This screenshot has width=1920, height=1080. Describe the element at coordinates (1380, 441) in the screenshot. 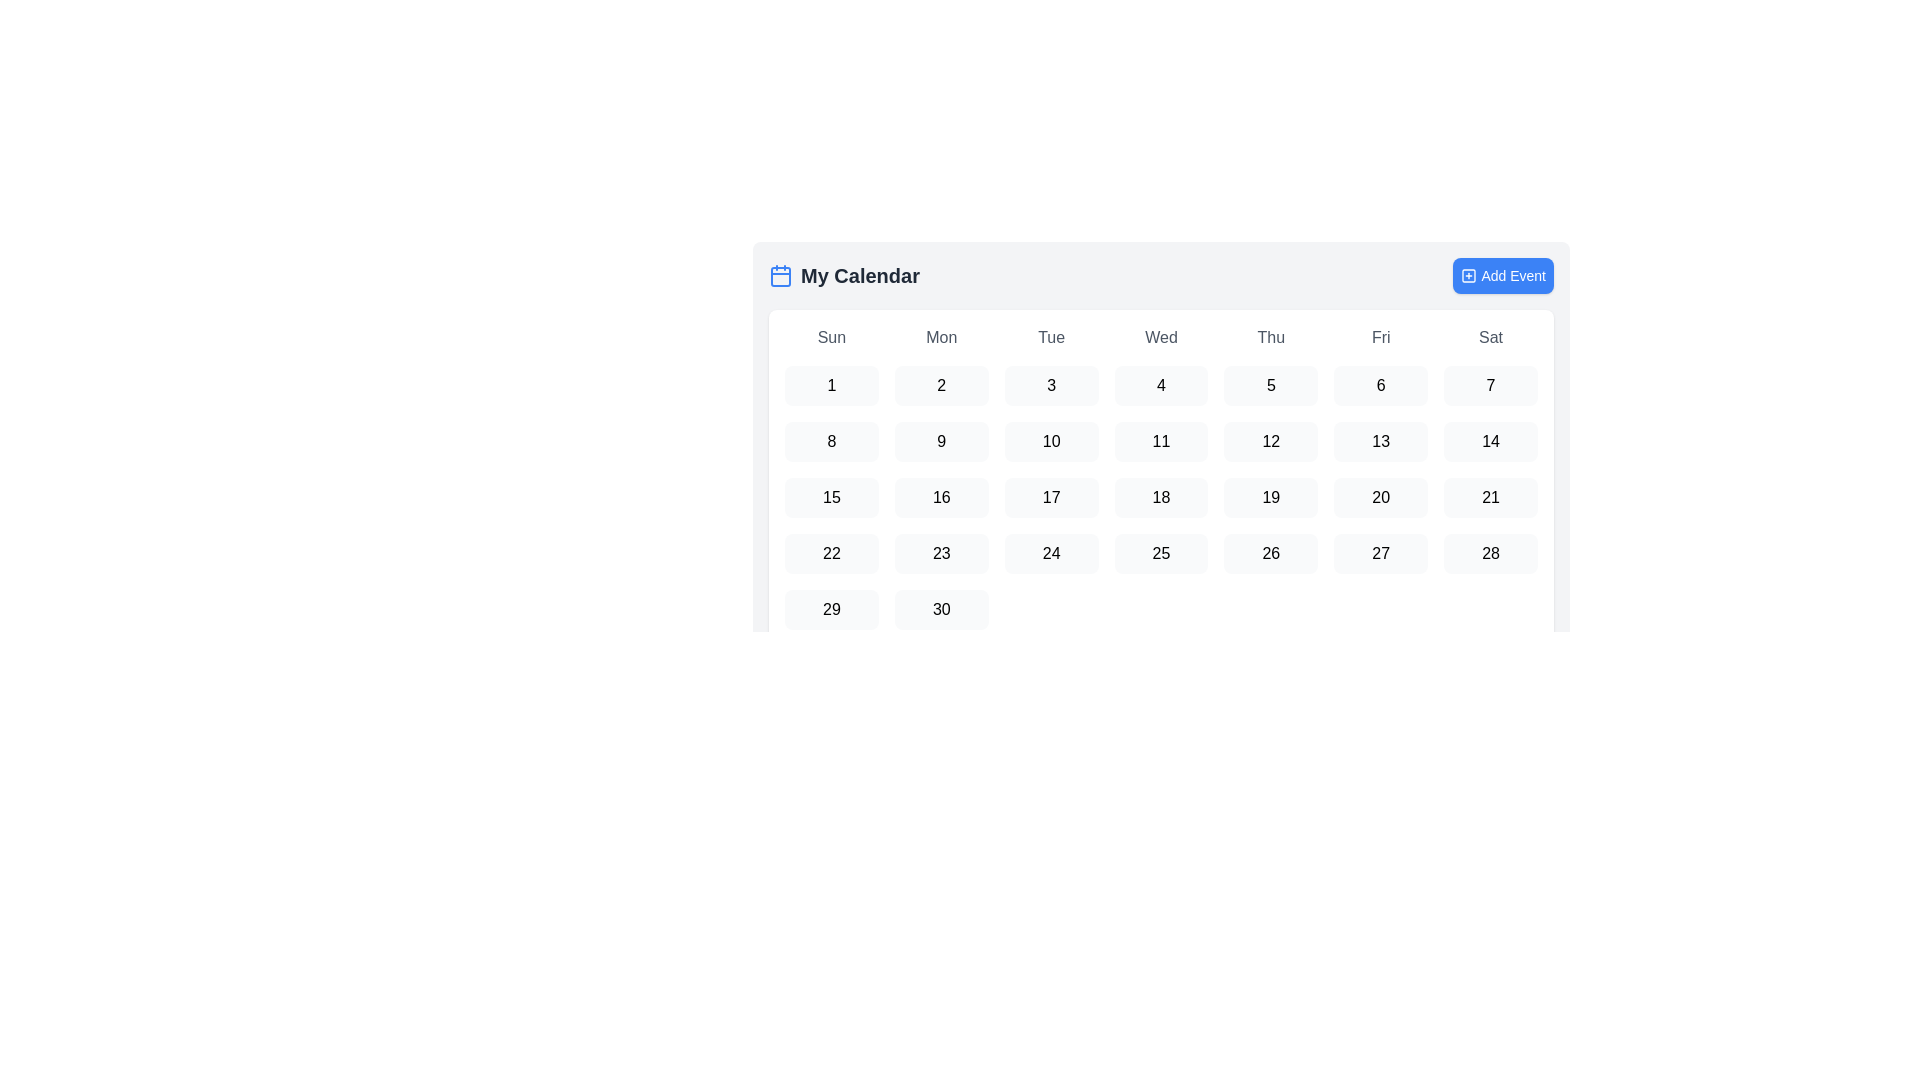

I see `the small rectangular display element with a light-gray background containing the text '13', located in the calendar grid under the 'Fri' column and third row` at that location.